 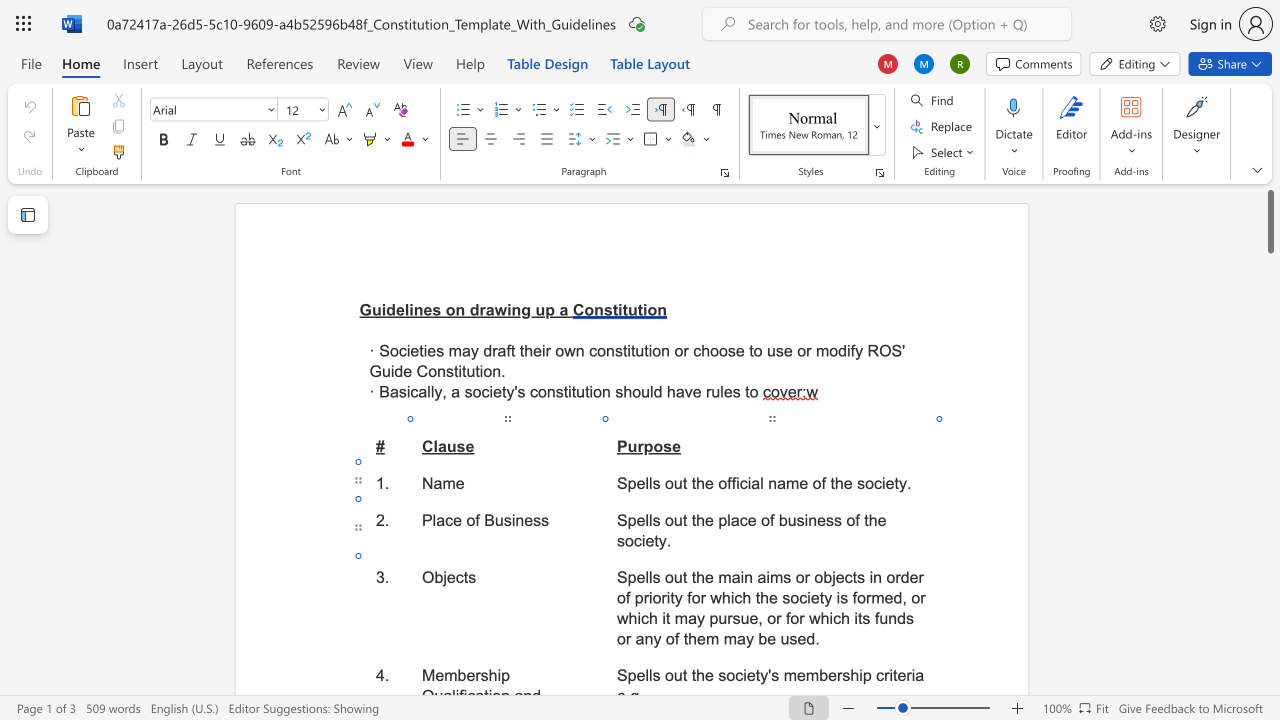 I want to click on the space between the continuous character "S" and "p" in the text, so click(x=626, y=519).